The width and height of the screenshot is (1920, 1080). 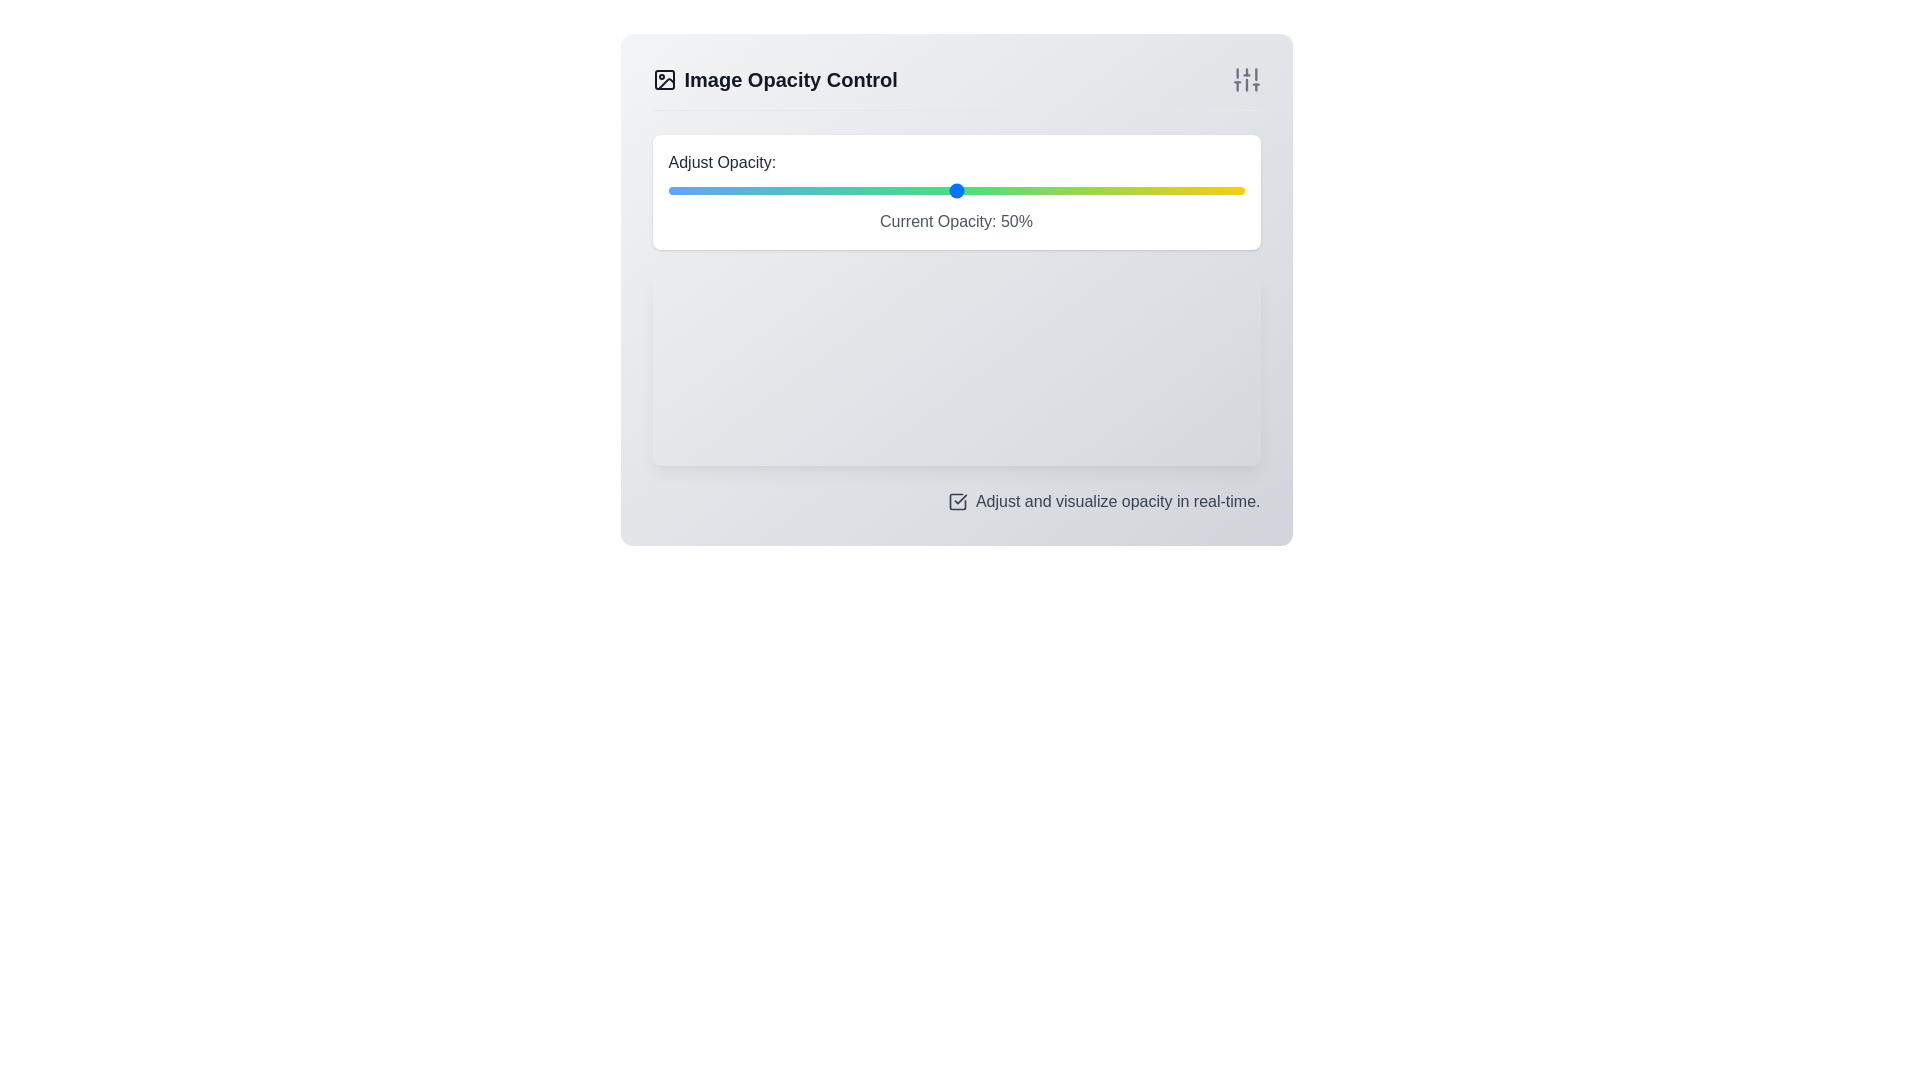 I want to click on the small rounded rectangle icon located in the top-left section of the interface, adjacent to the 'Image Opacity Control' text, to interact with it, so click(x=664, y=79).